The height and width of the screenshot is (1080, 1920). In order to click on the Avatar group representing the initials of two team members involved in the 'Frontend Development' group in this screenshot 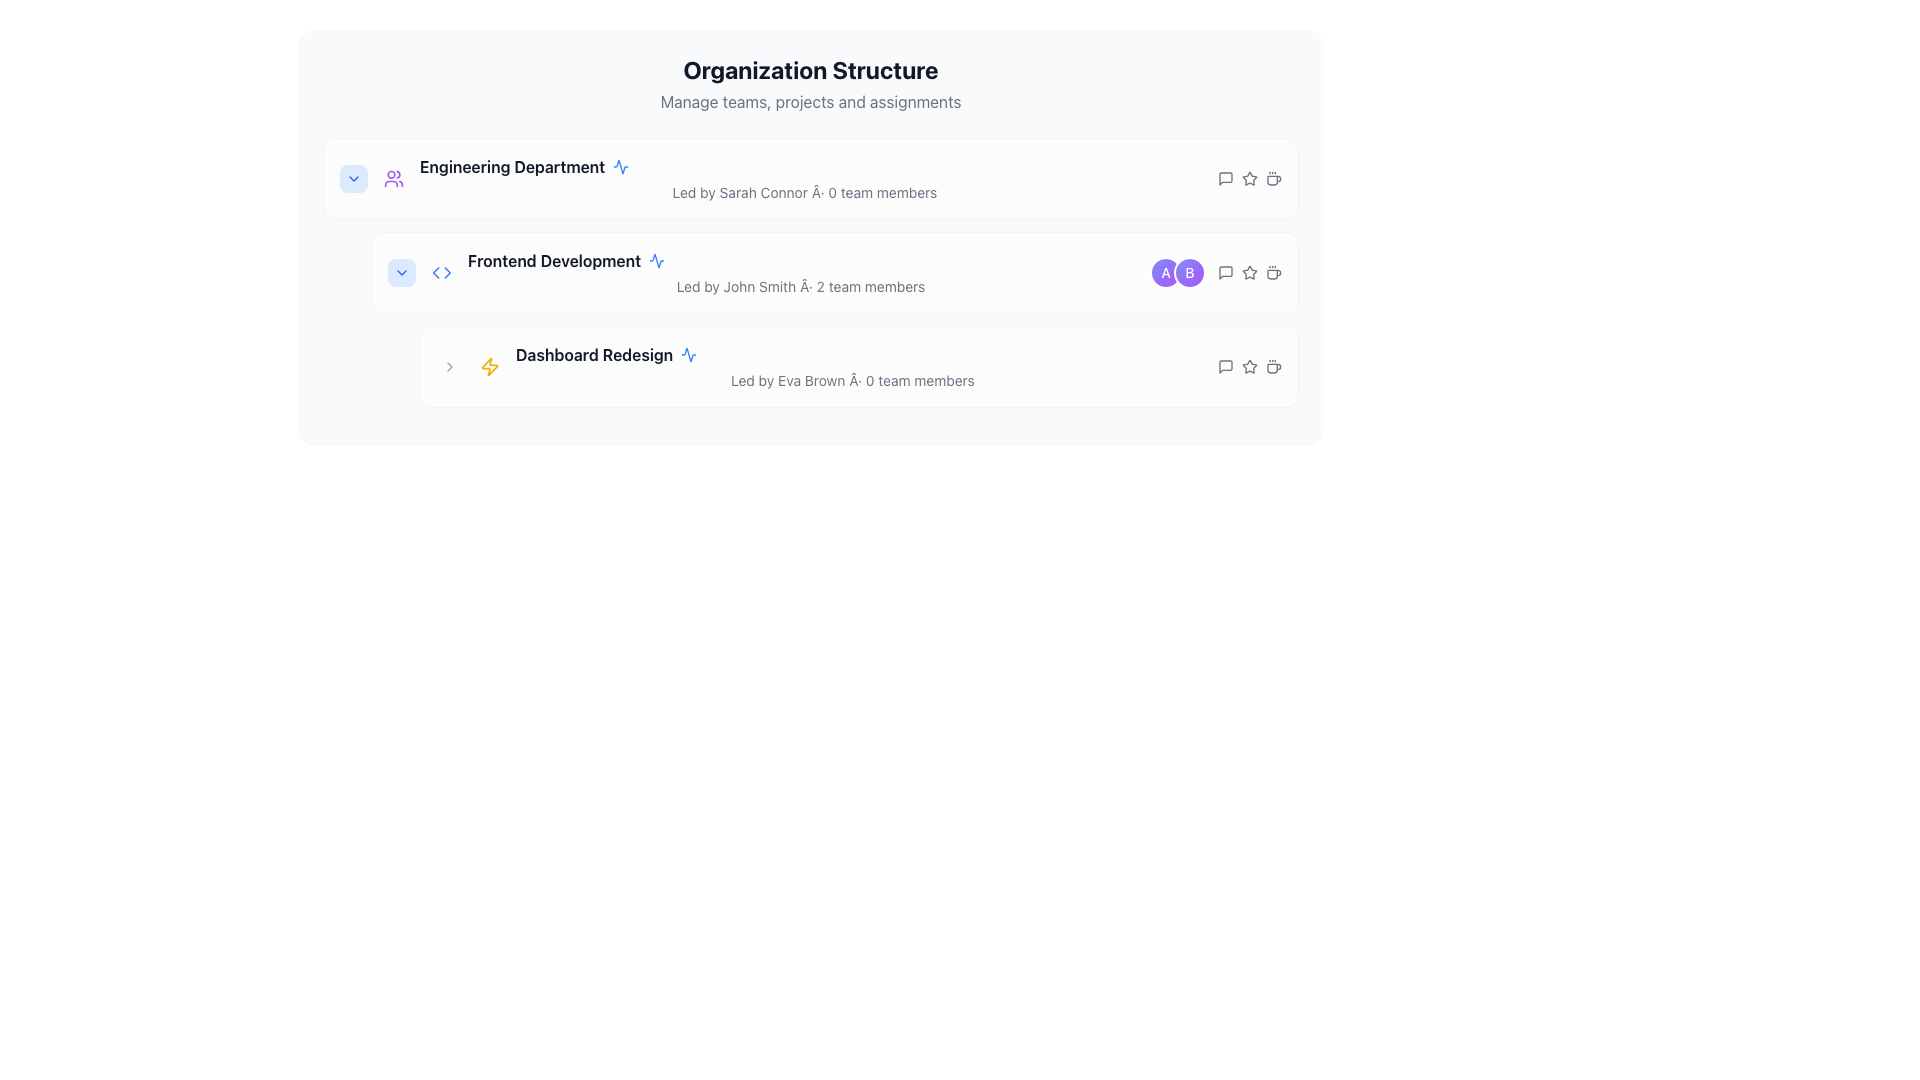, I will do `click(1177, 273)`.